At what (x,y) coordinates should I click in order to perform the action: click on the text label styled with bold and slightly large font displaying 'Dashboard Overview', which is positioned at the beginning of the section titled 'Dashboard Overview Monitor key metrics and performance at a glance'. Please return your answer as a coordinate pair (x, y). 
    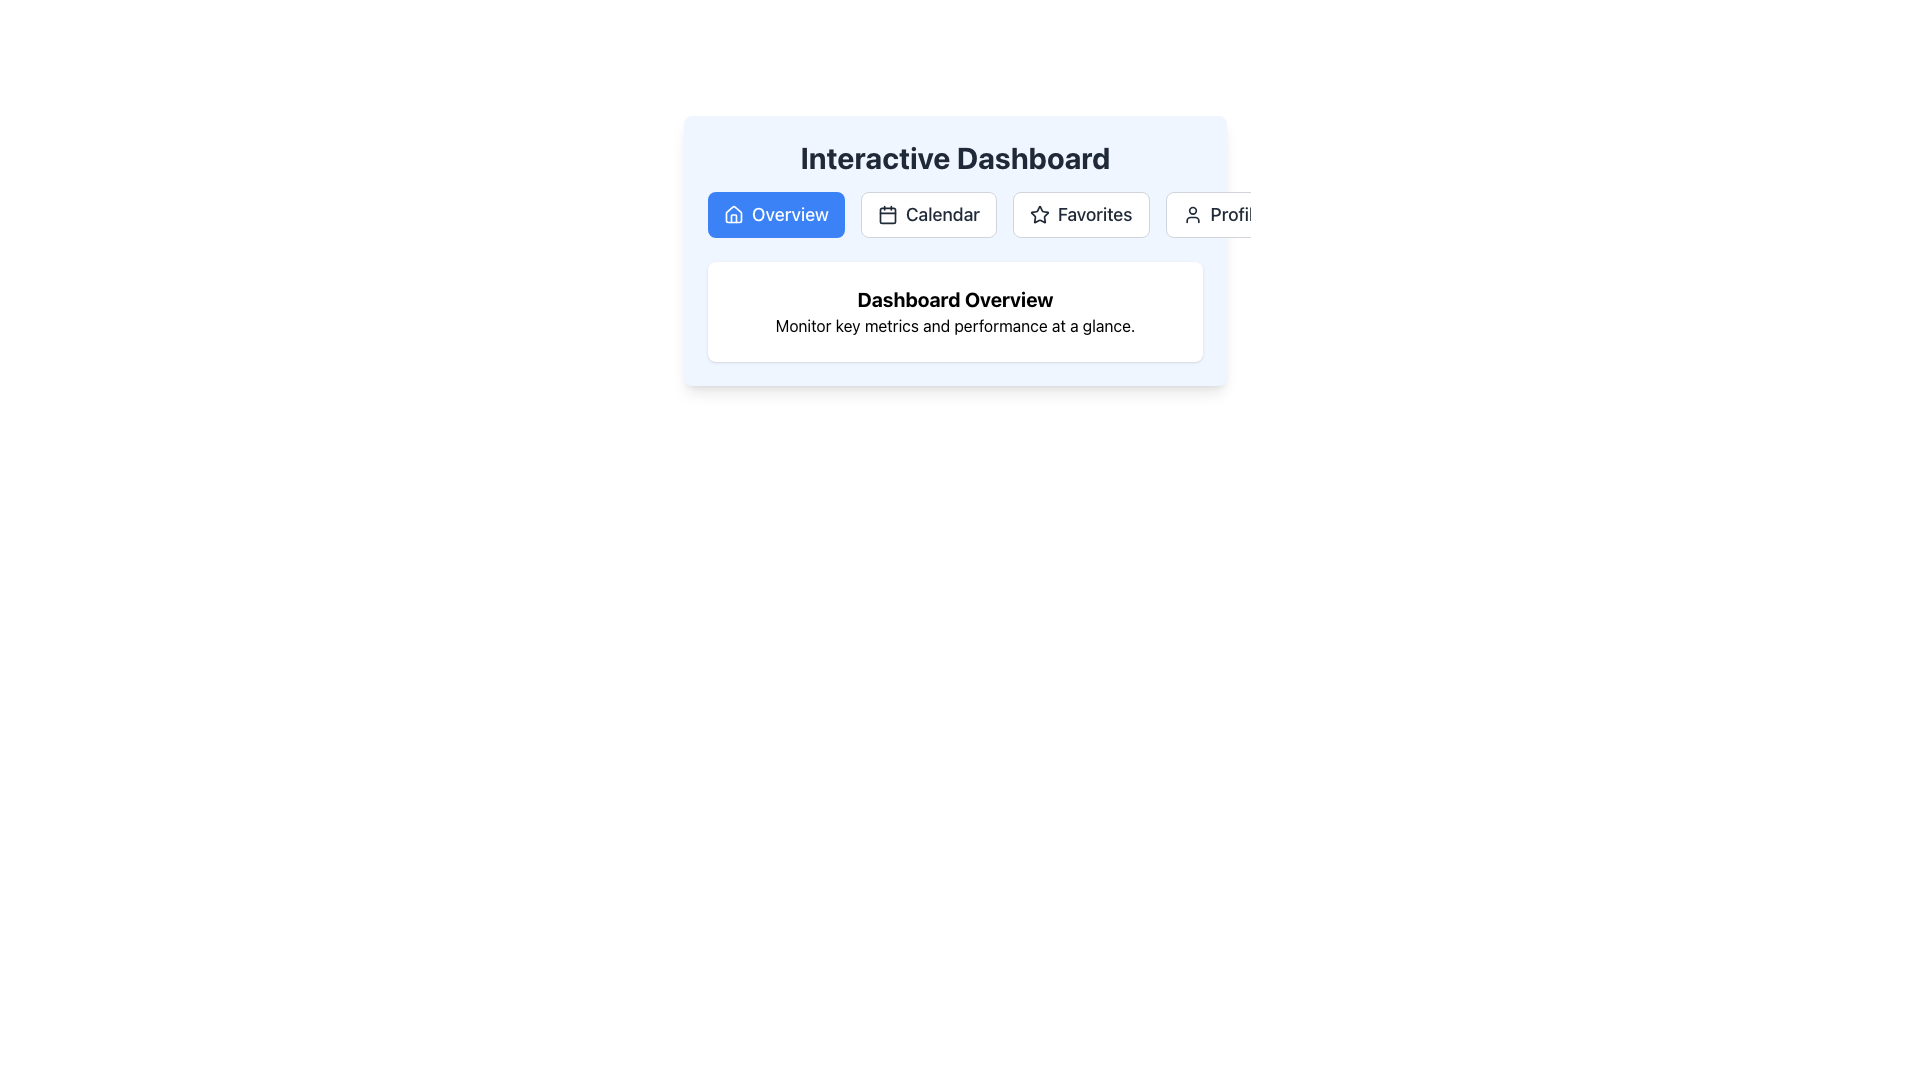
    Looking at the image, I should click on (954, 300).